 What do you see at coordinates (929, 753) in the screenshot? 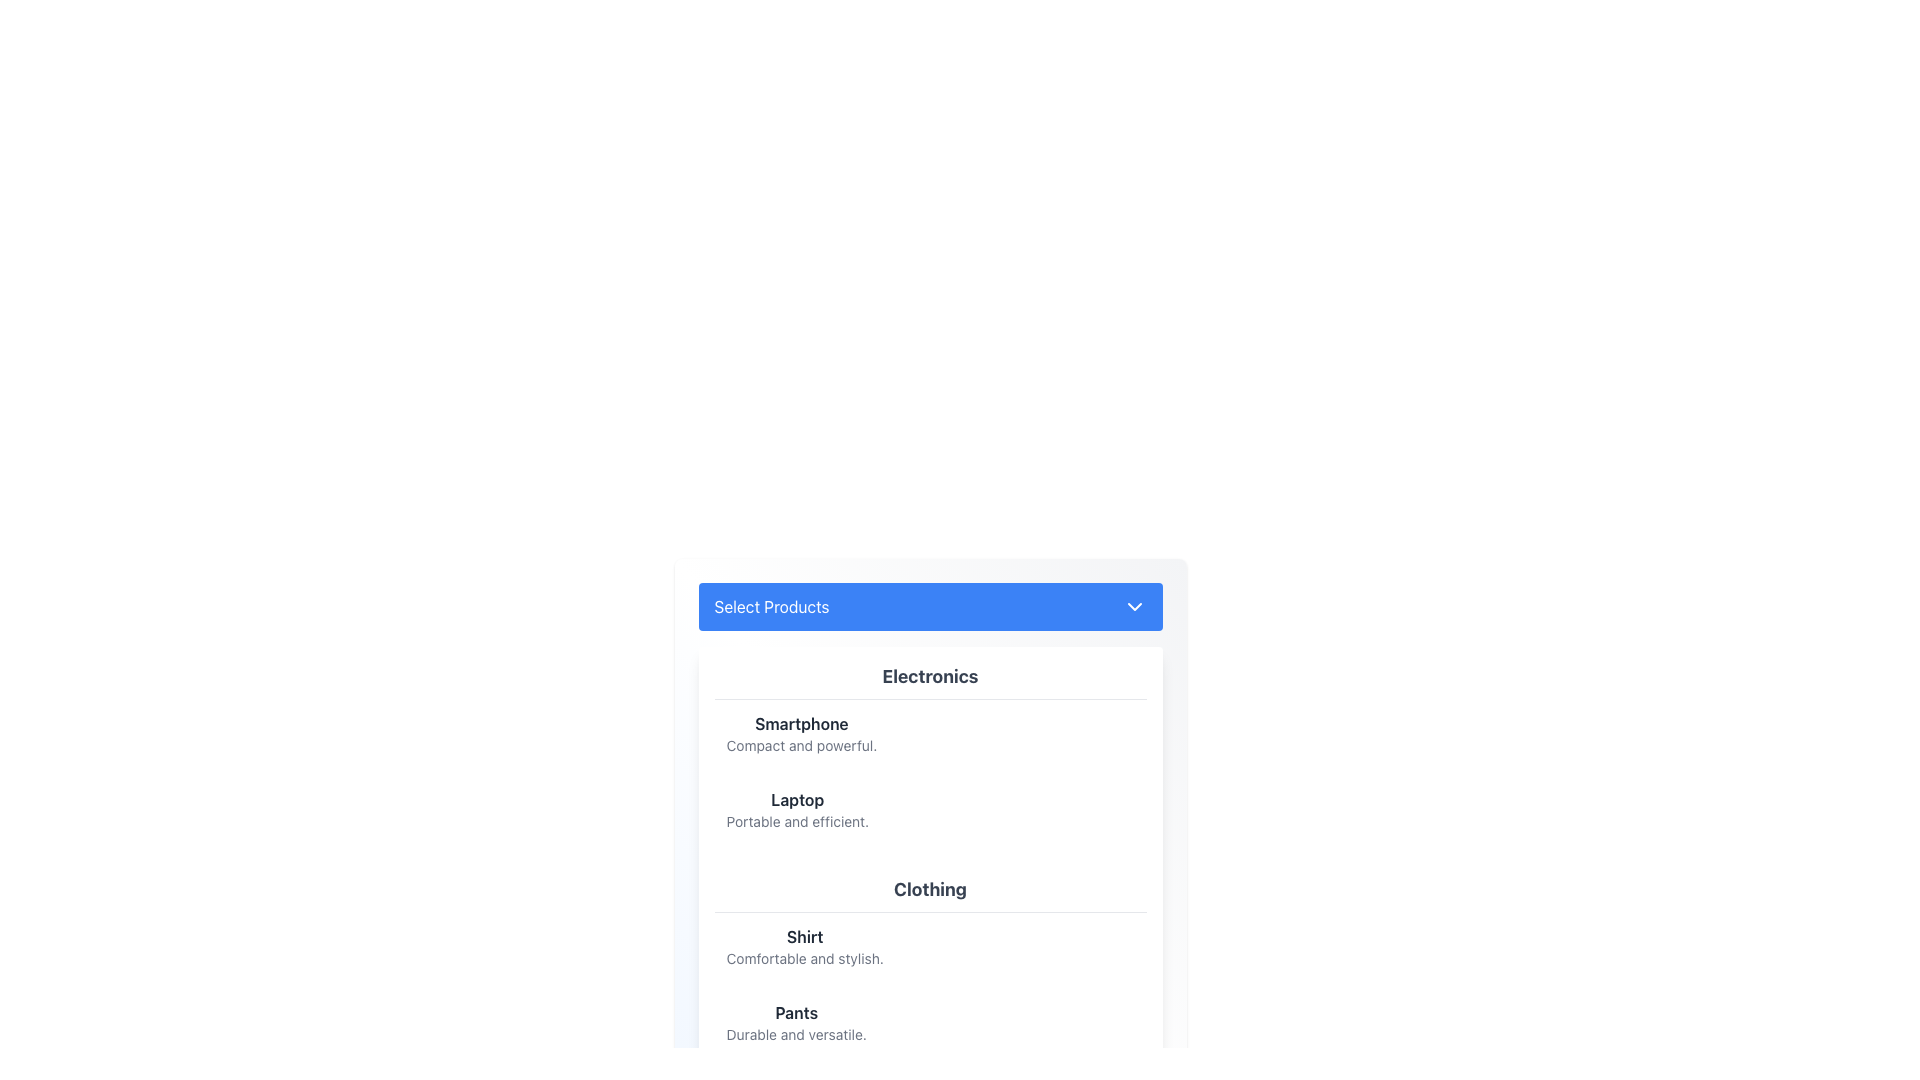
I see `the categorized item list under 'Electronics' to interact with its subelements such as Smartphone and Laptop` at bounding box center [929, 753].